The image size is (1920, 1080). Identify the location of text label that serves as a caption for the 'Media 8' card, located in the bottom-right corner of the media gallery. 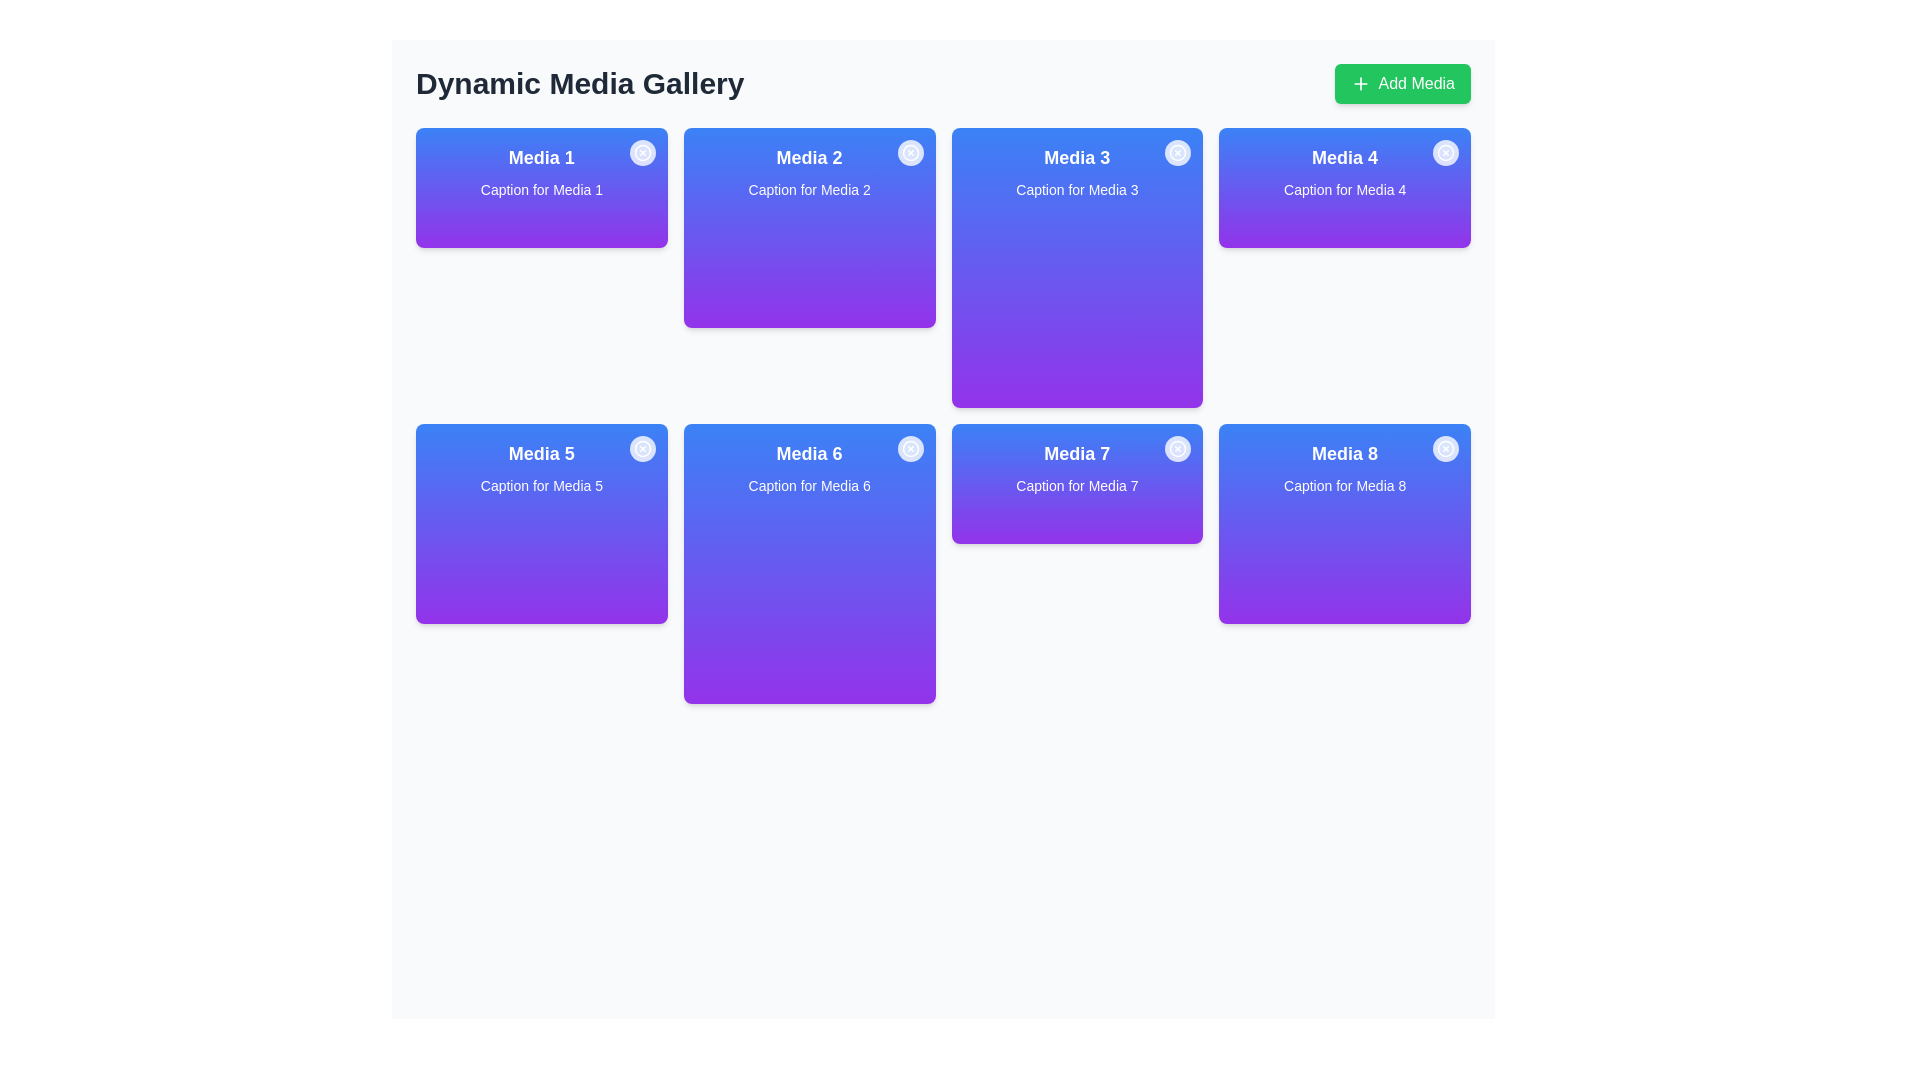
(1345, 486).